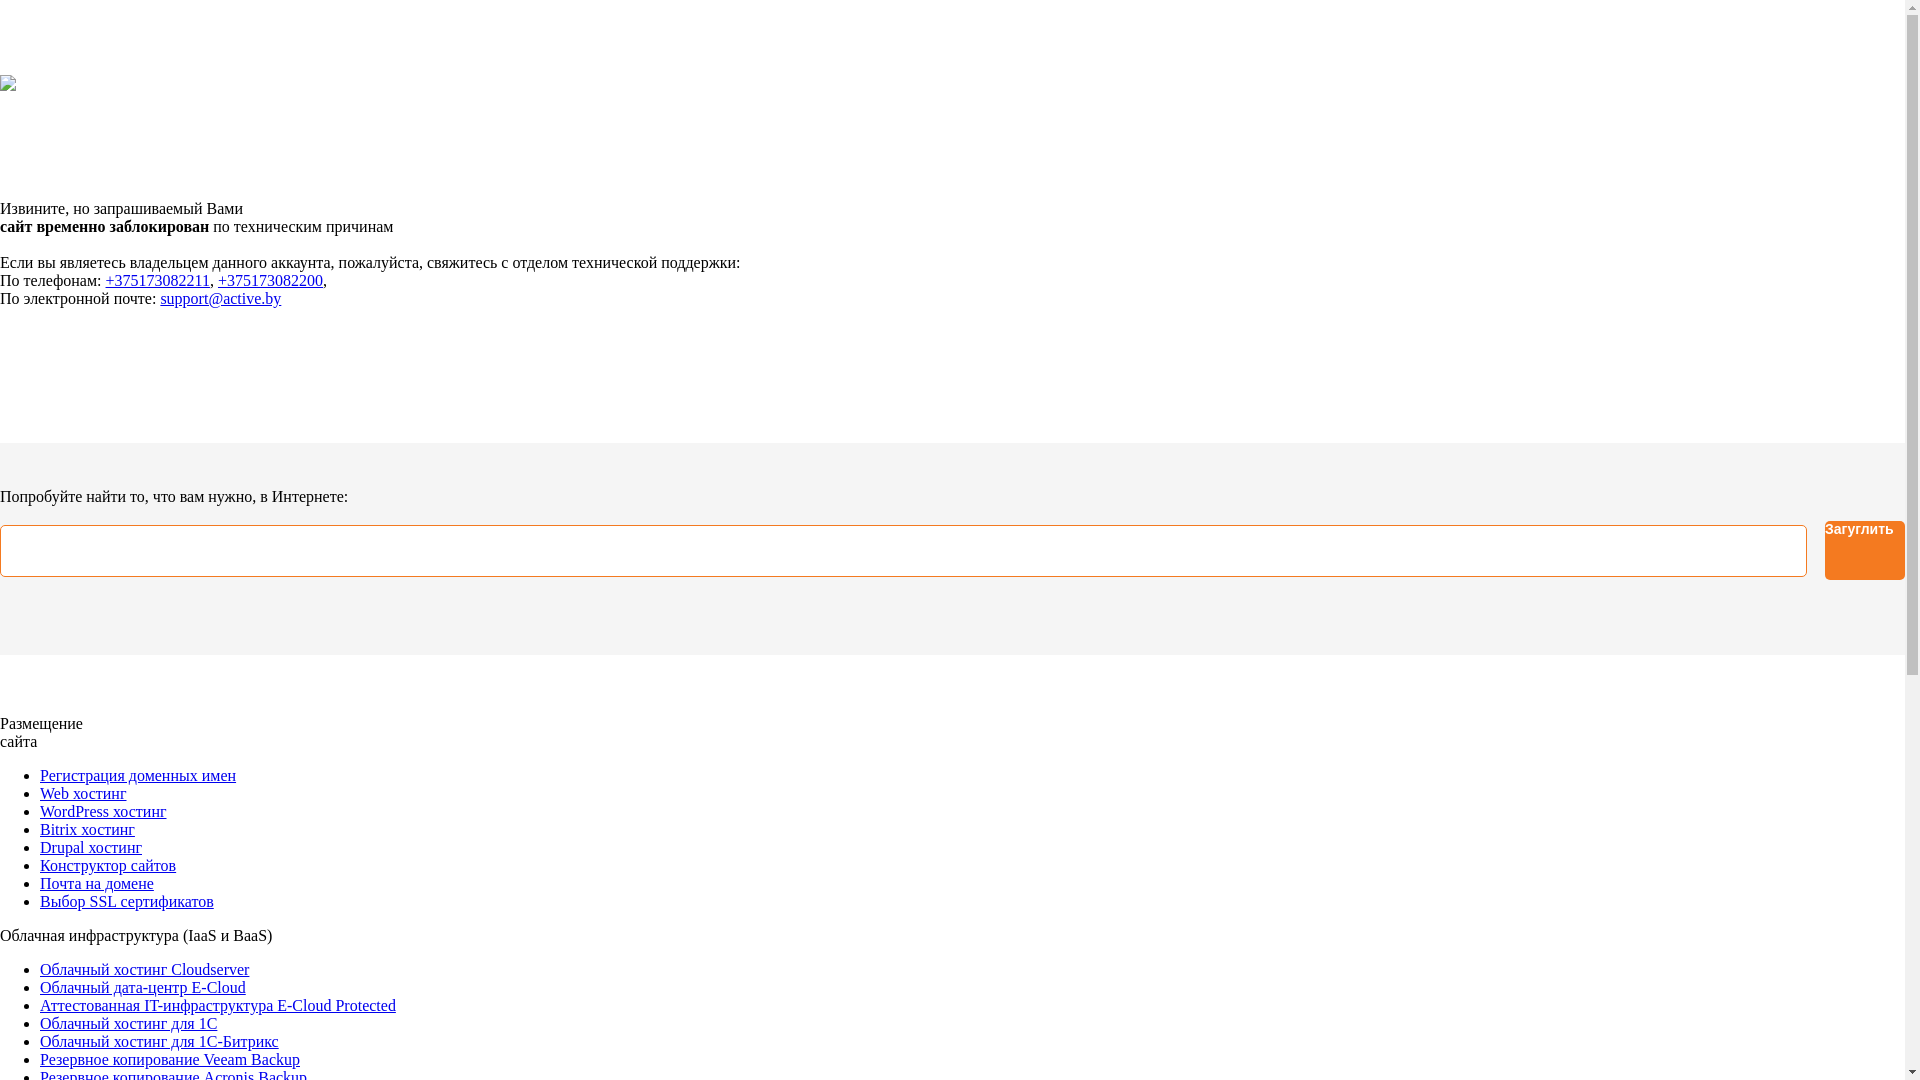 The image size is (1920, 1080). I want to click on '+375173082200', so click(269, 280).